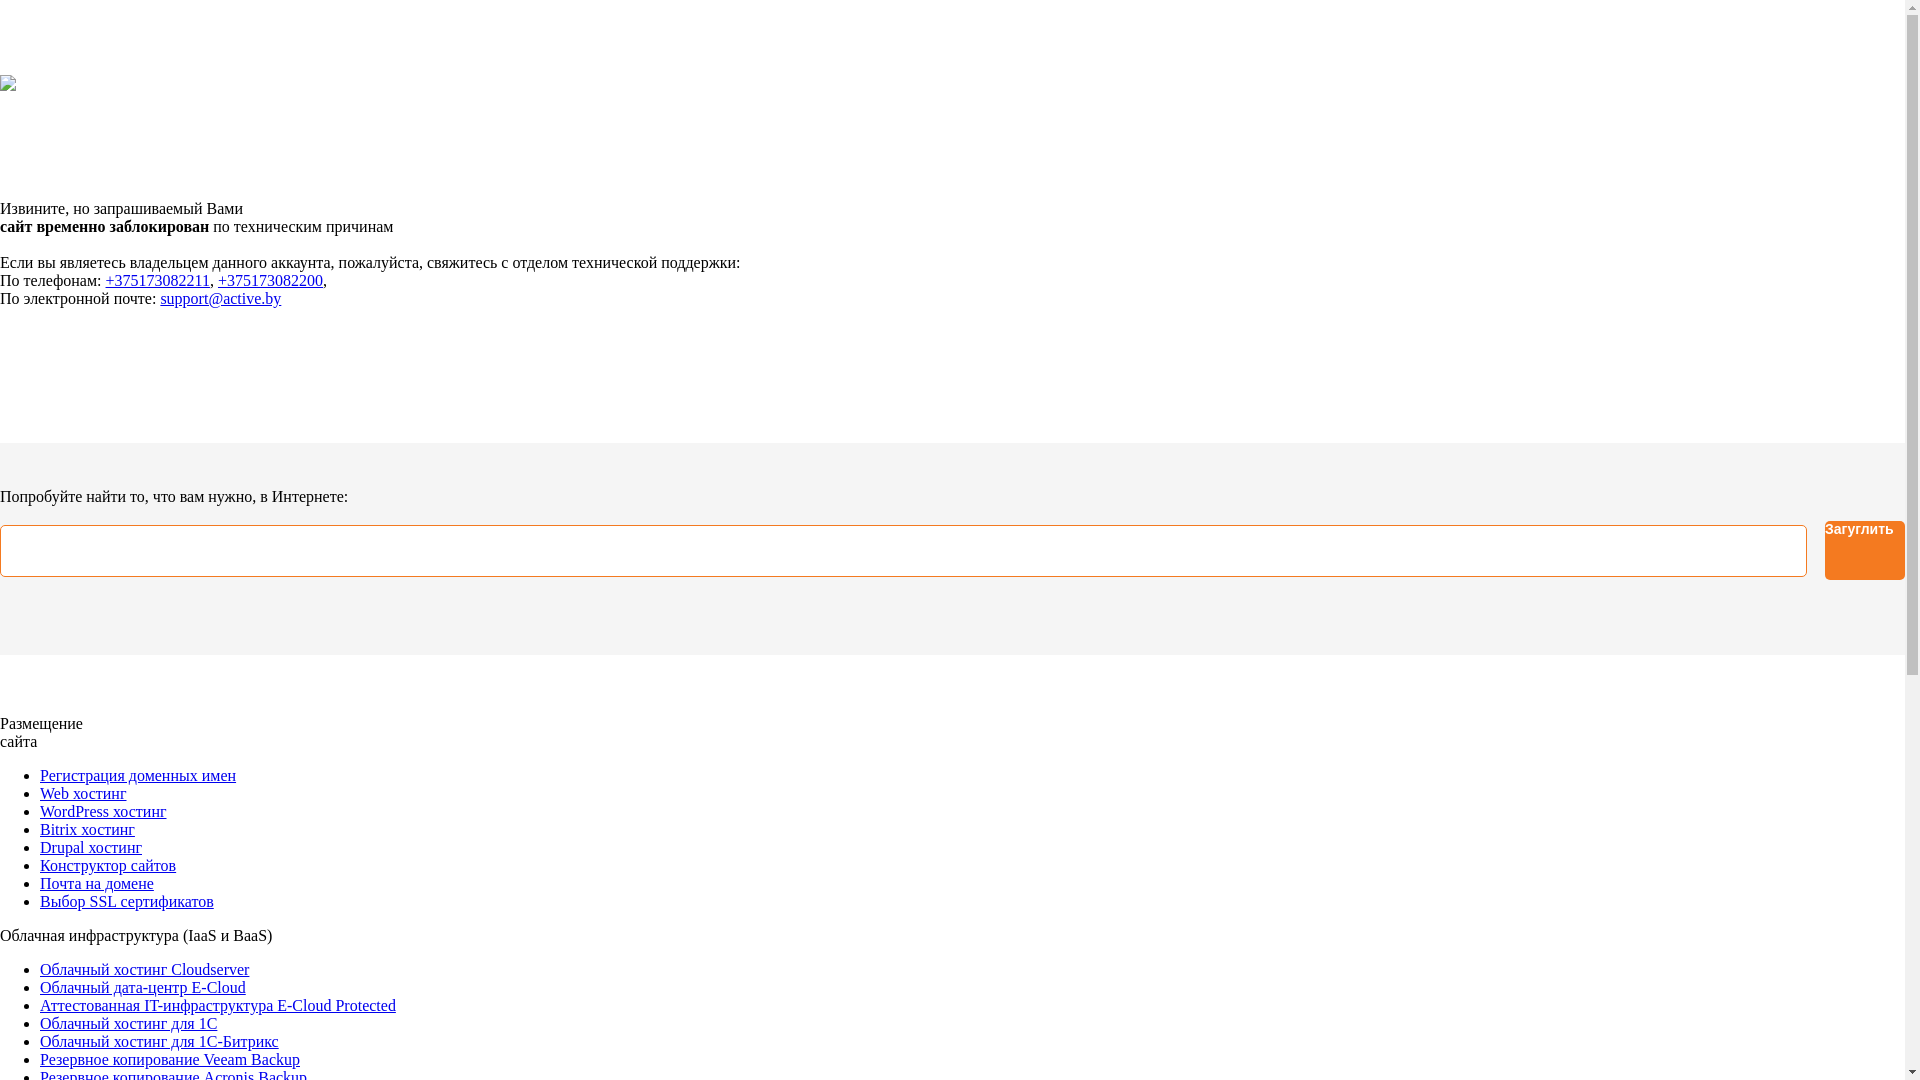 The image size is (1920, 1080). I want to click on '+375173082200', so click(269, 280).